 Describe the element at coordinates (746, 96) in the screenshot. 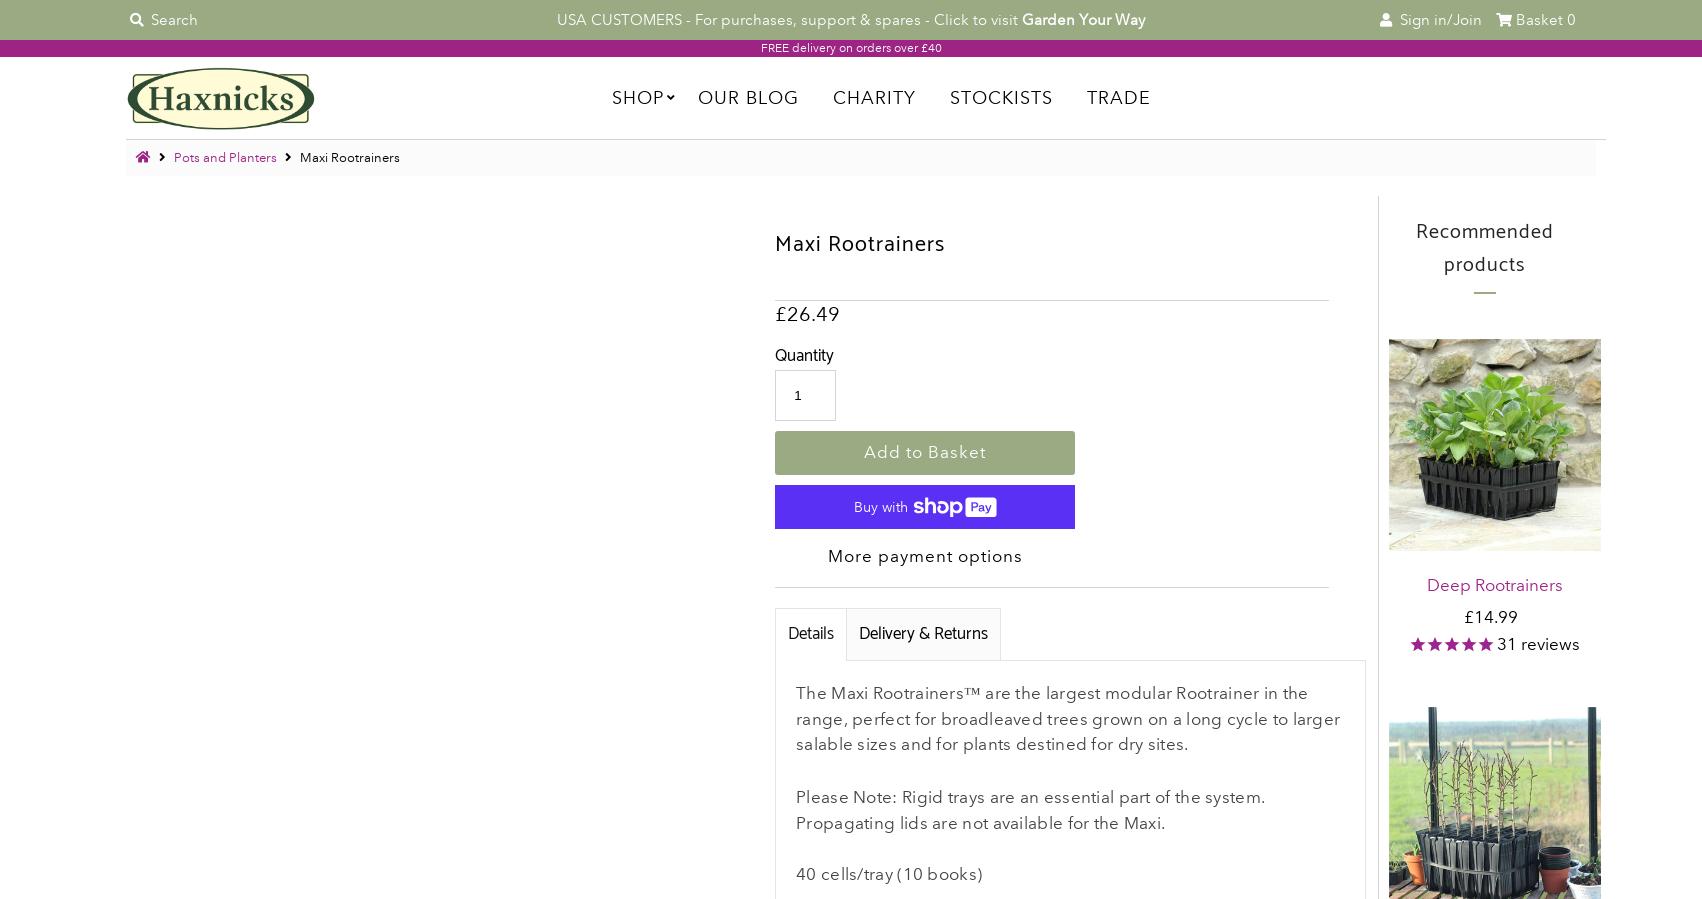

I see `'OUR BLOG'` at that location.